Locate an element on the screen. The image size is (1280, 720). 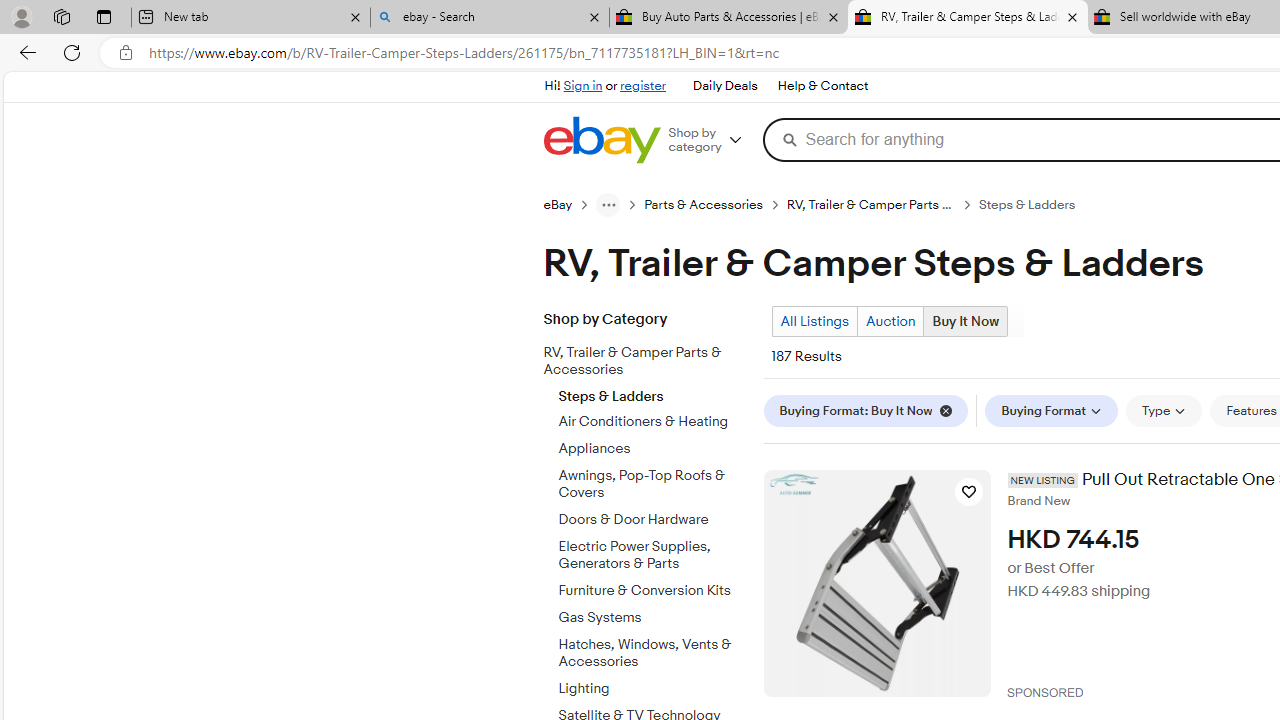
'Buy It Now Current view' is located at coordinates (965, 320).